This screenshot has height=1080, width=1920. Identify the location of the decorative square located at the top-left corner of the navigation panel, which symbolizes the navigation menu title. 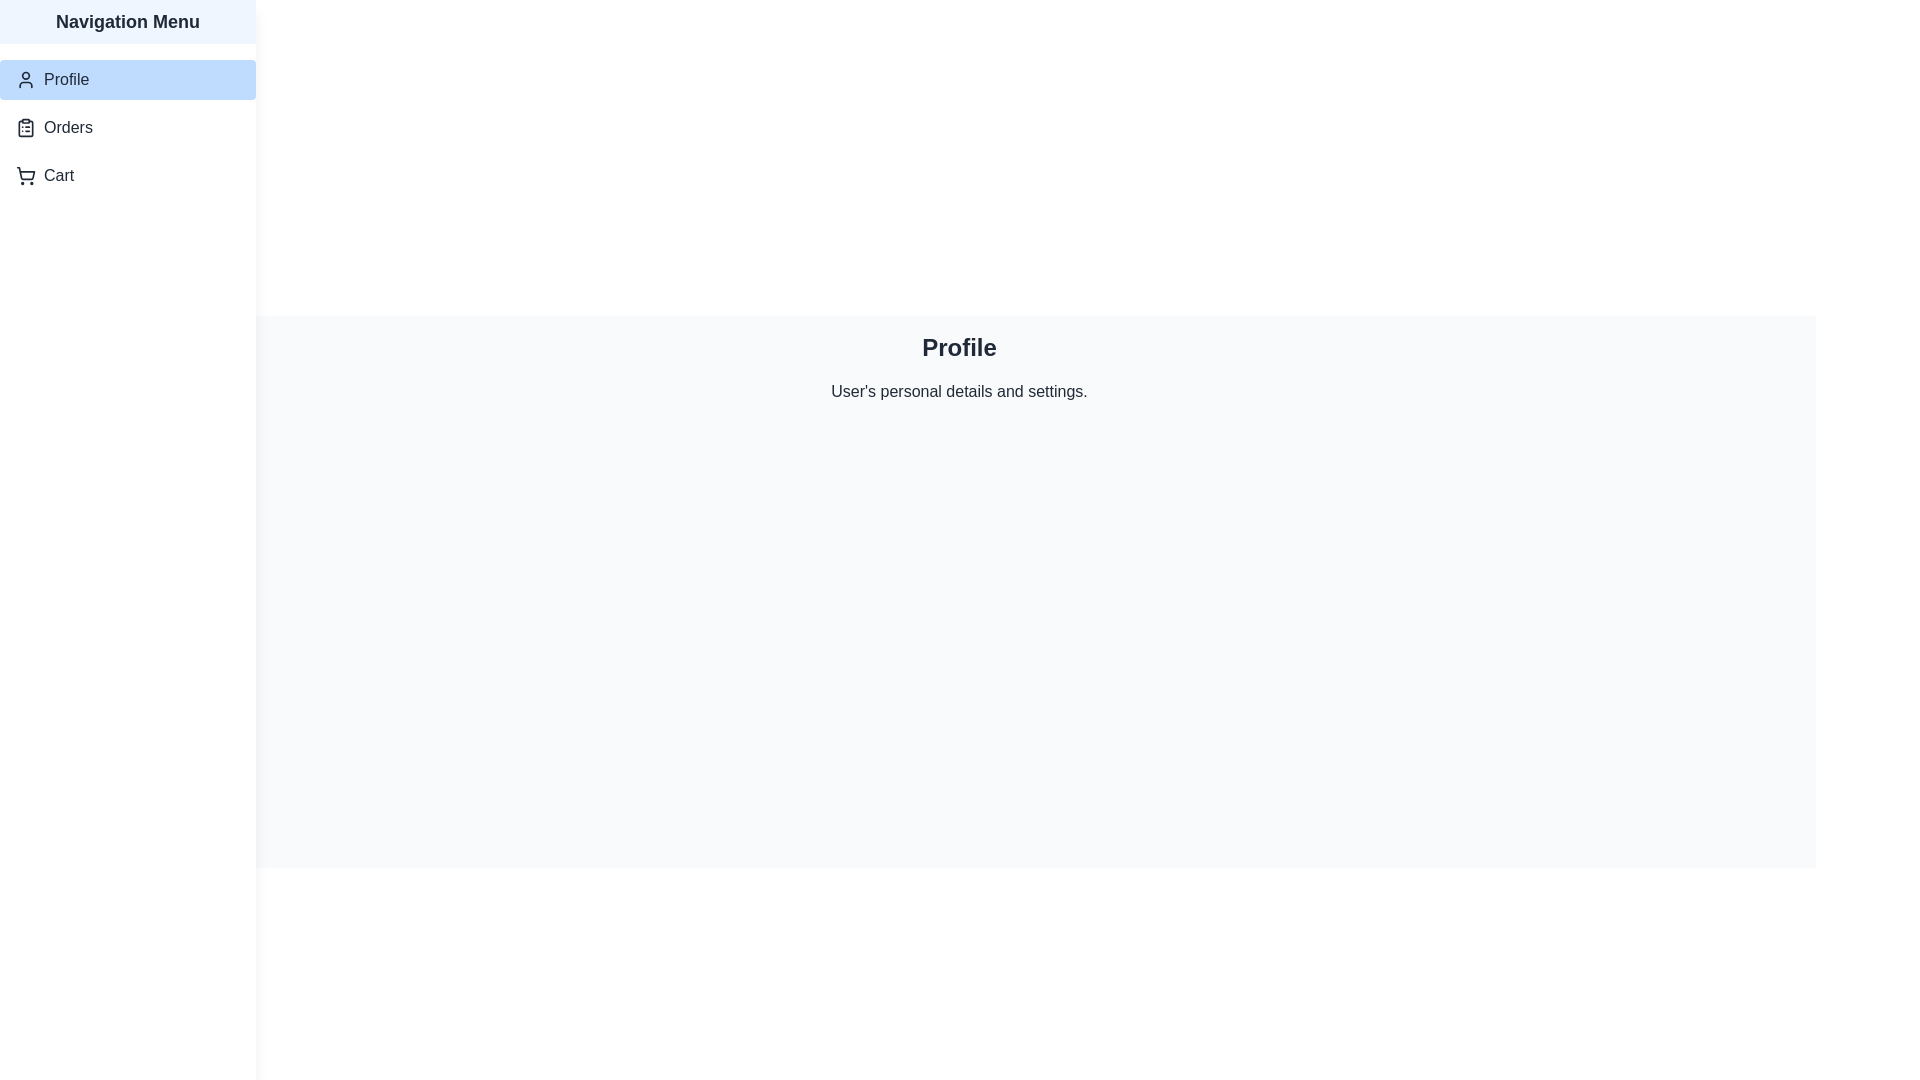
(38, 34).